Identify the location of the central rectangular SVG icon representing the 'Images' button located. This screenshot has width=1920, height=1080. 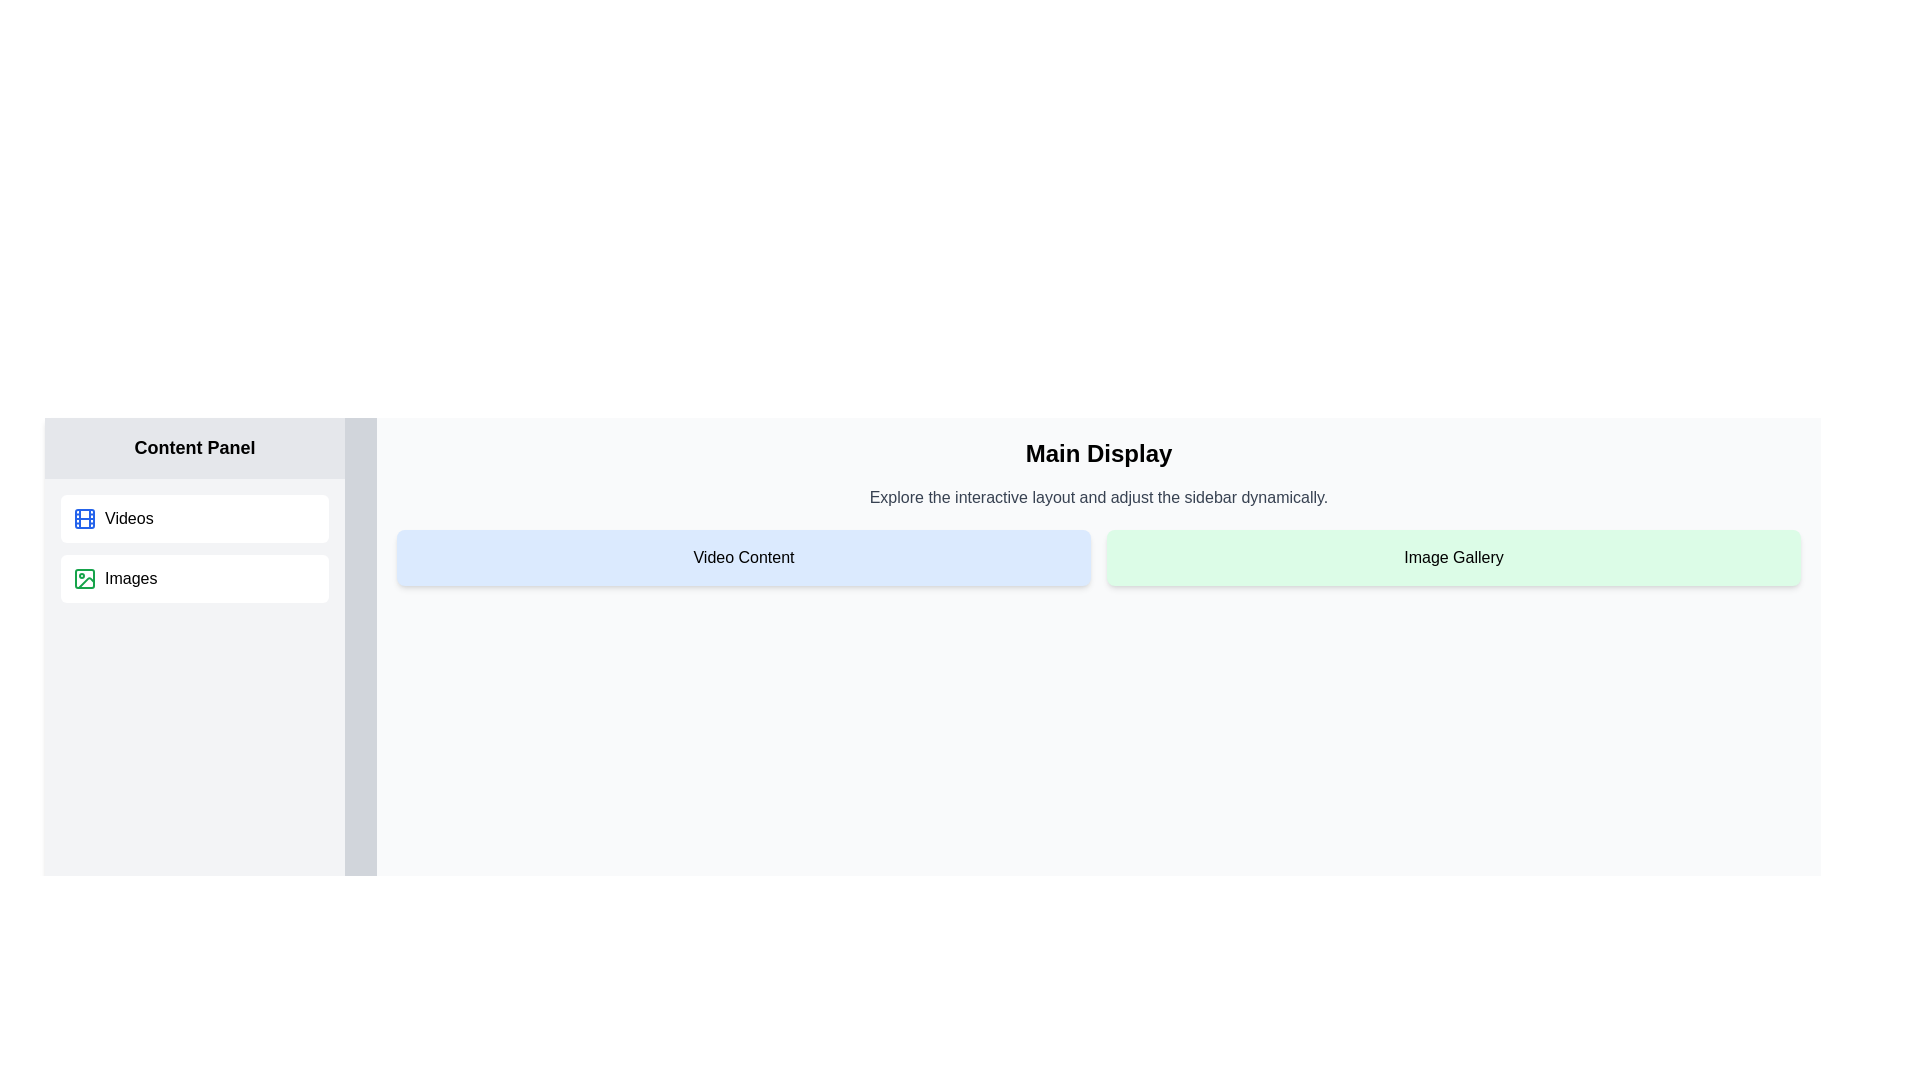
(84, 578).